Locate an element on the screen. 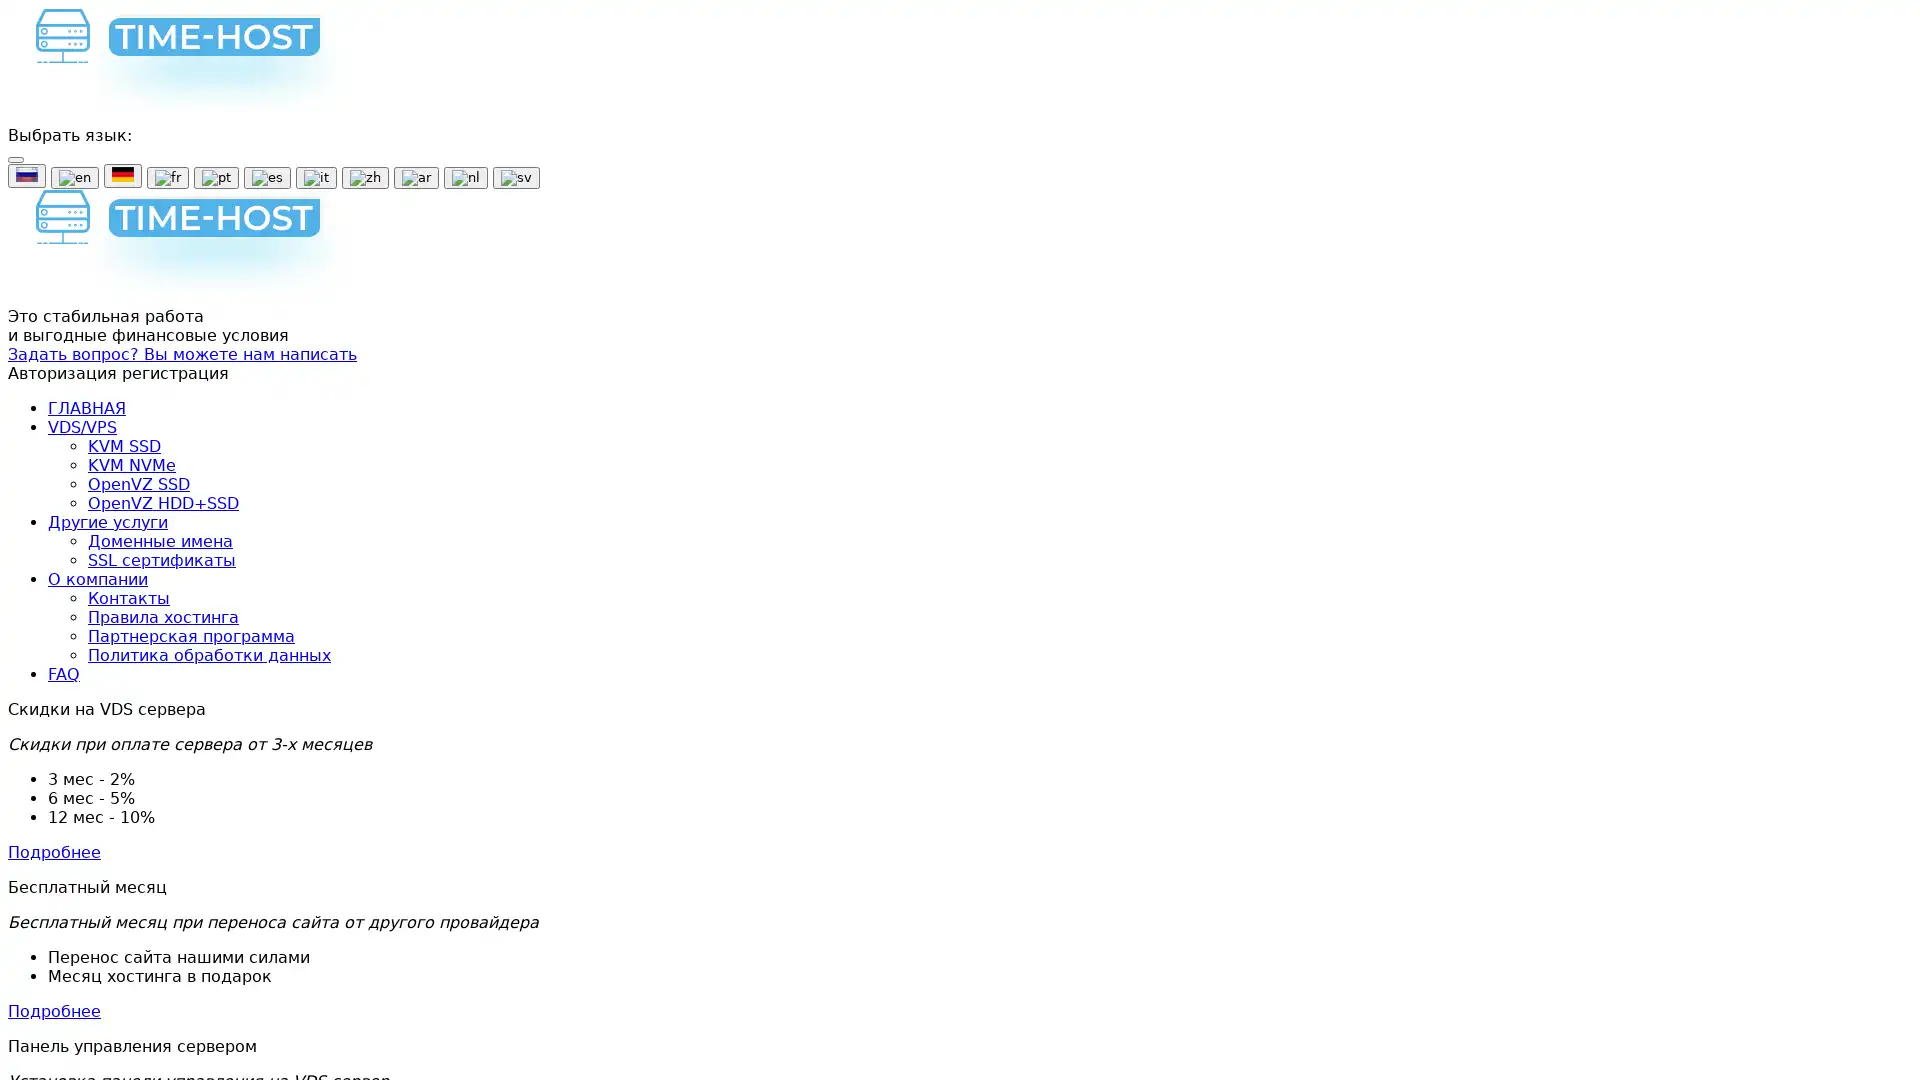 Image resolution: width=1920 pixels, height=1080 pixels. pt is located at coordinates (216, 176).